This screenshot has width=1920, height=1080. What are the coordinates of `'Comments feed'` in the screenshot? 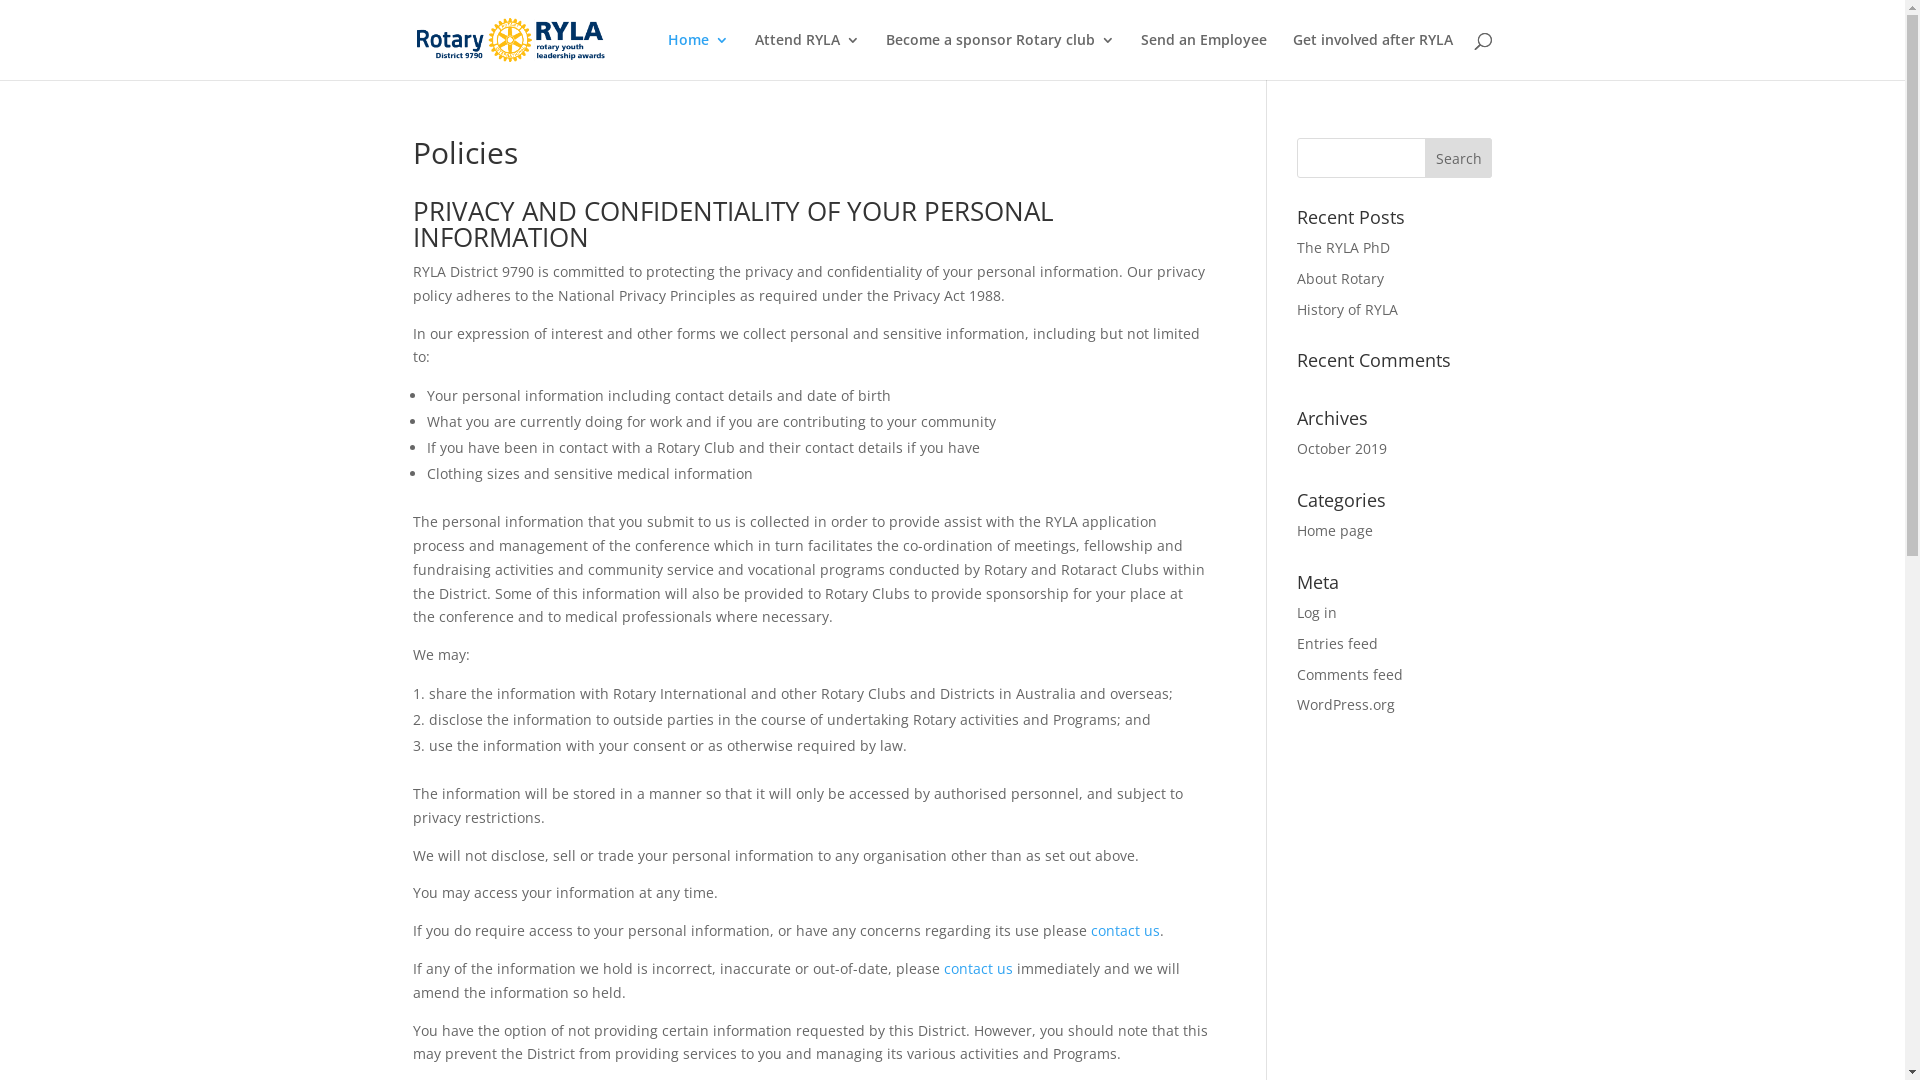 It's located at (1349, 674).